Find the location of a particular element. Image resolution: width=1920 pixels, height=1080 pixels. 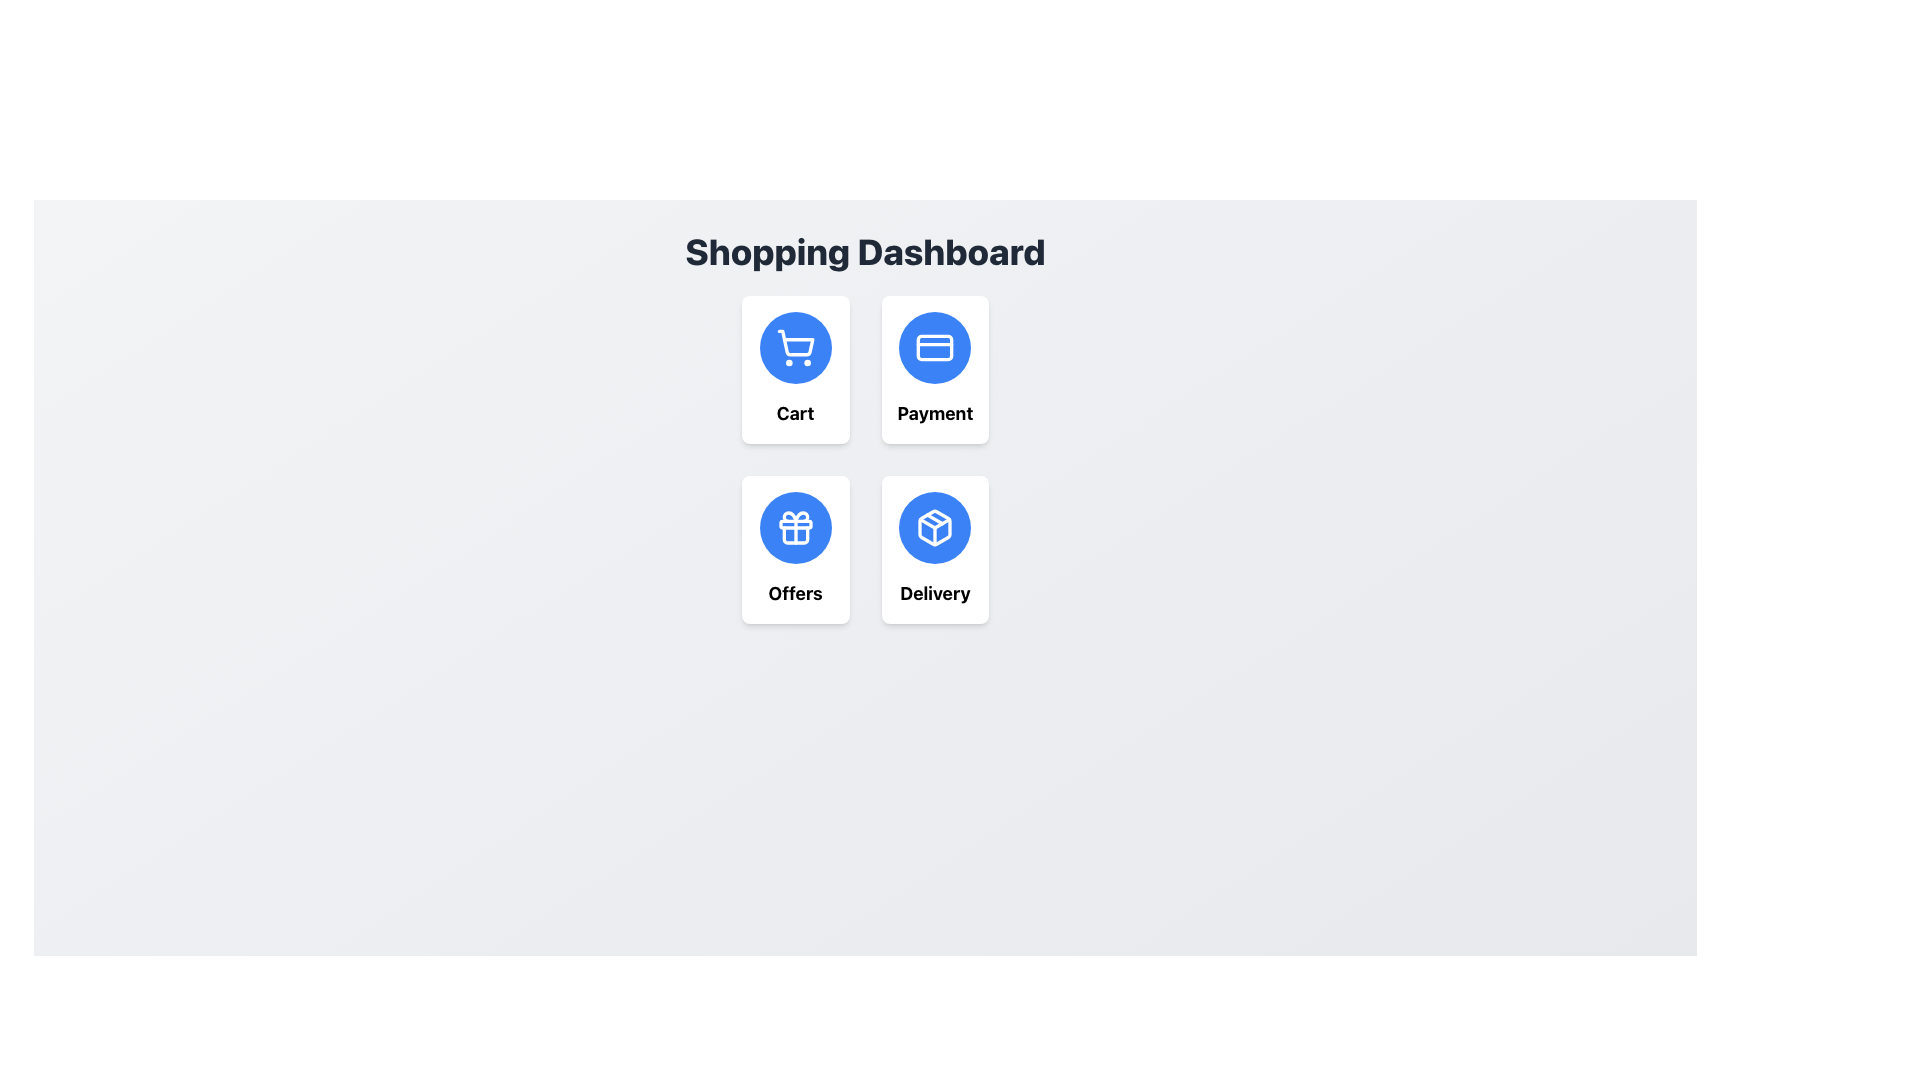

the text label at the bottom of the white rectangular card in the second row, first column of the 2x2 grid layout, which is contextually linked to a gift icon is located at coordinates (794, 593).